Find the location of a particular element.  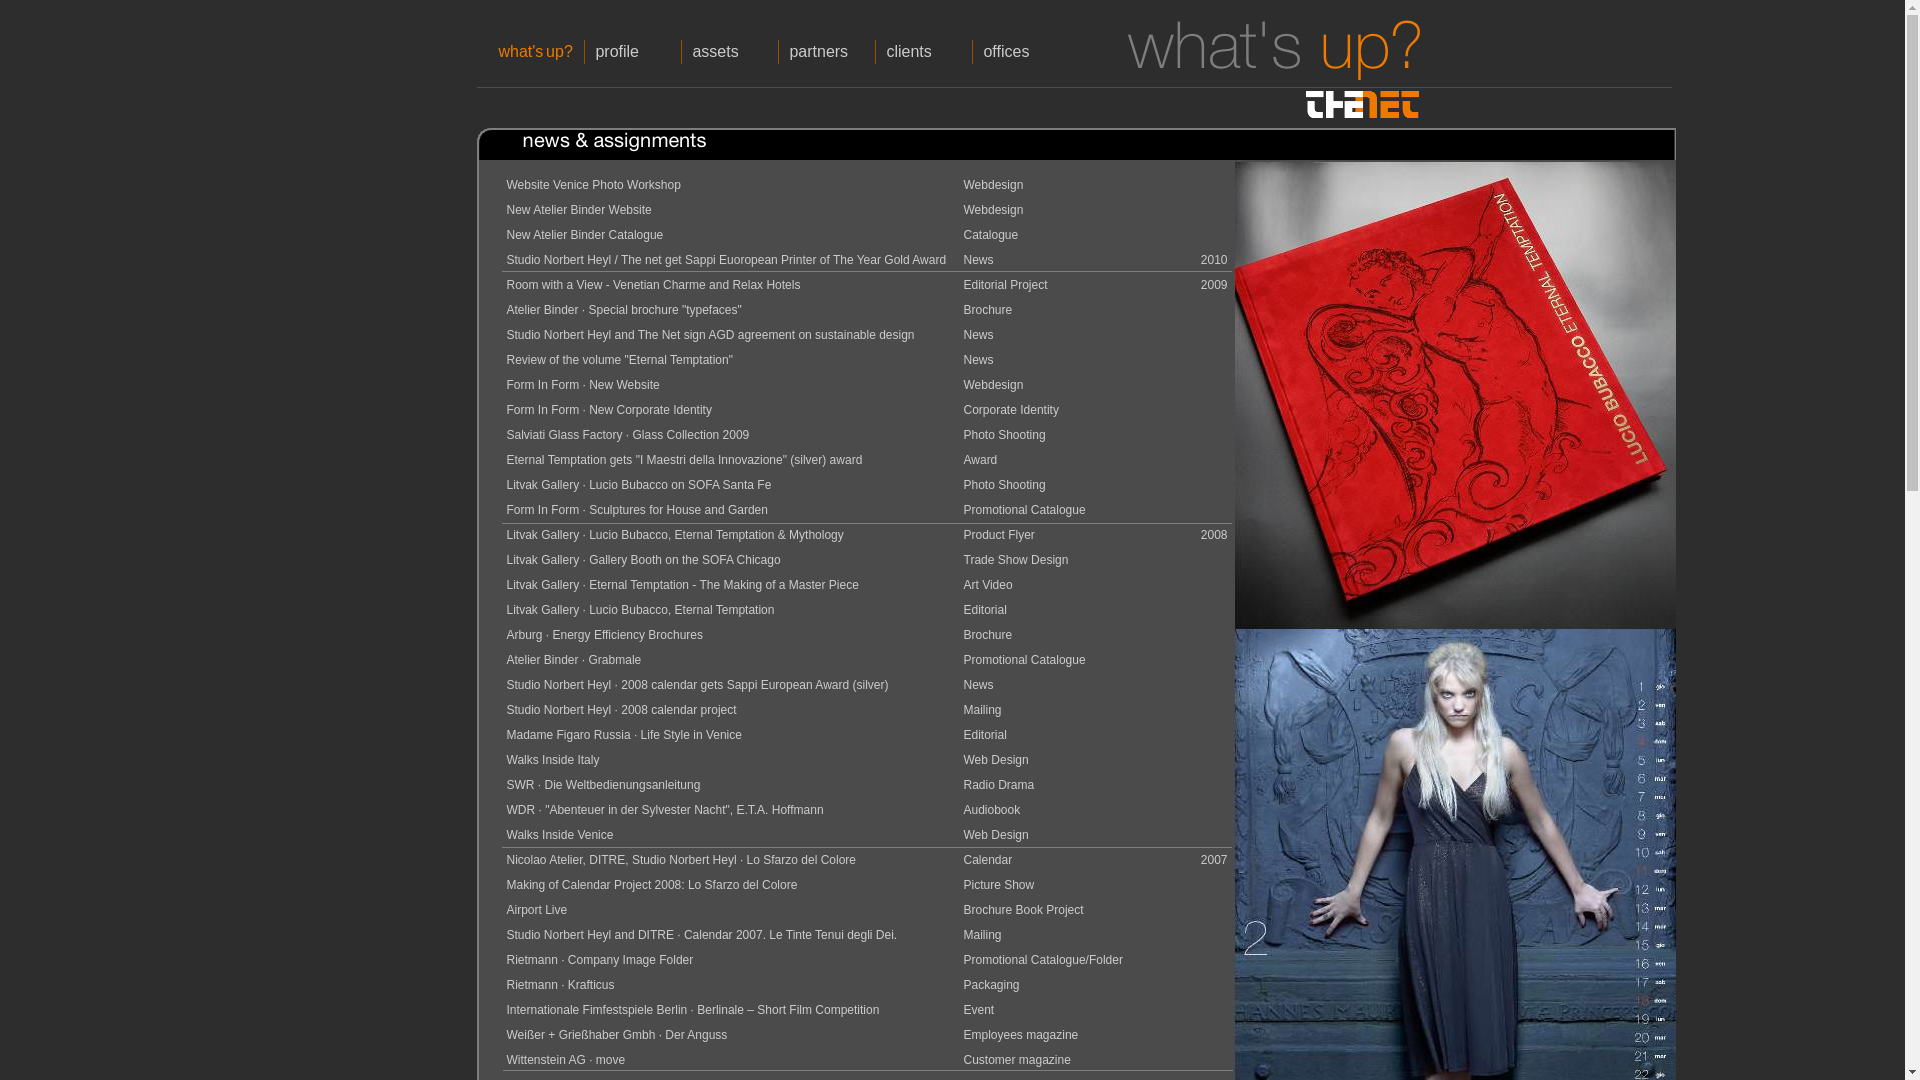

'partners' is located at coordinates (826, 50).